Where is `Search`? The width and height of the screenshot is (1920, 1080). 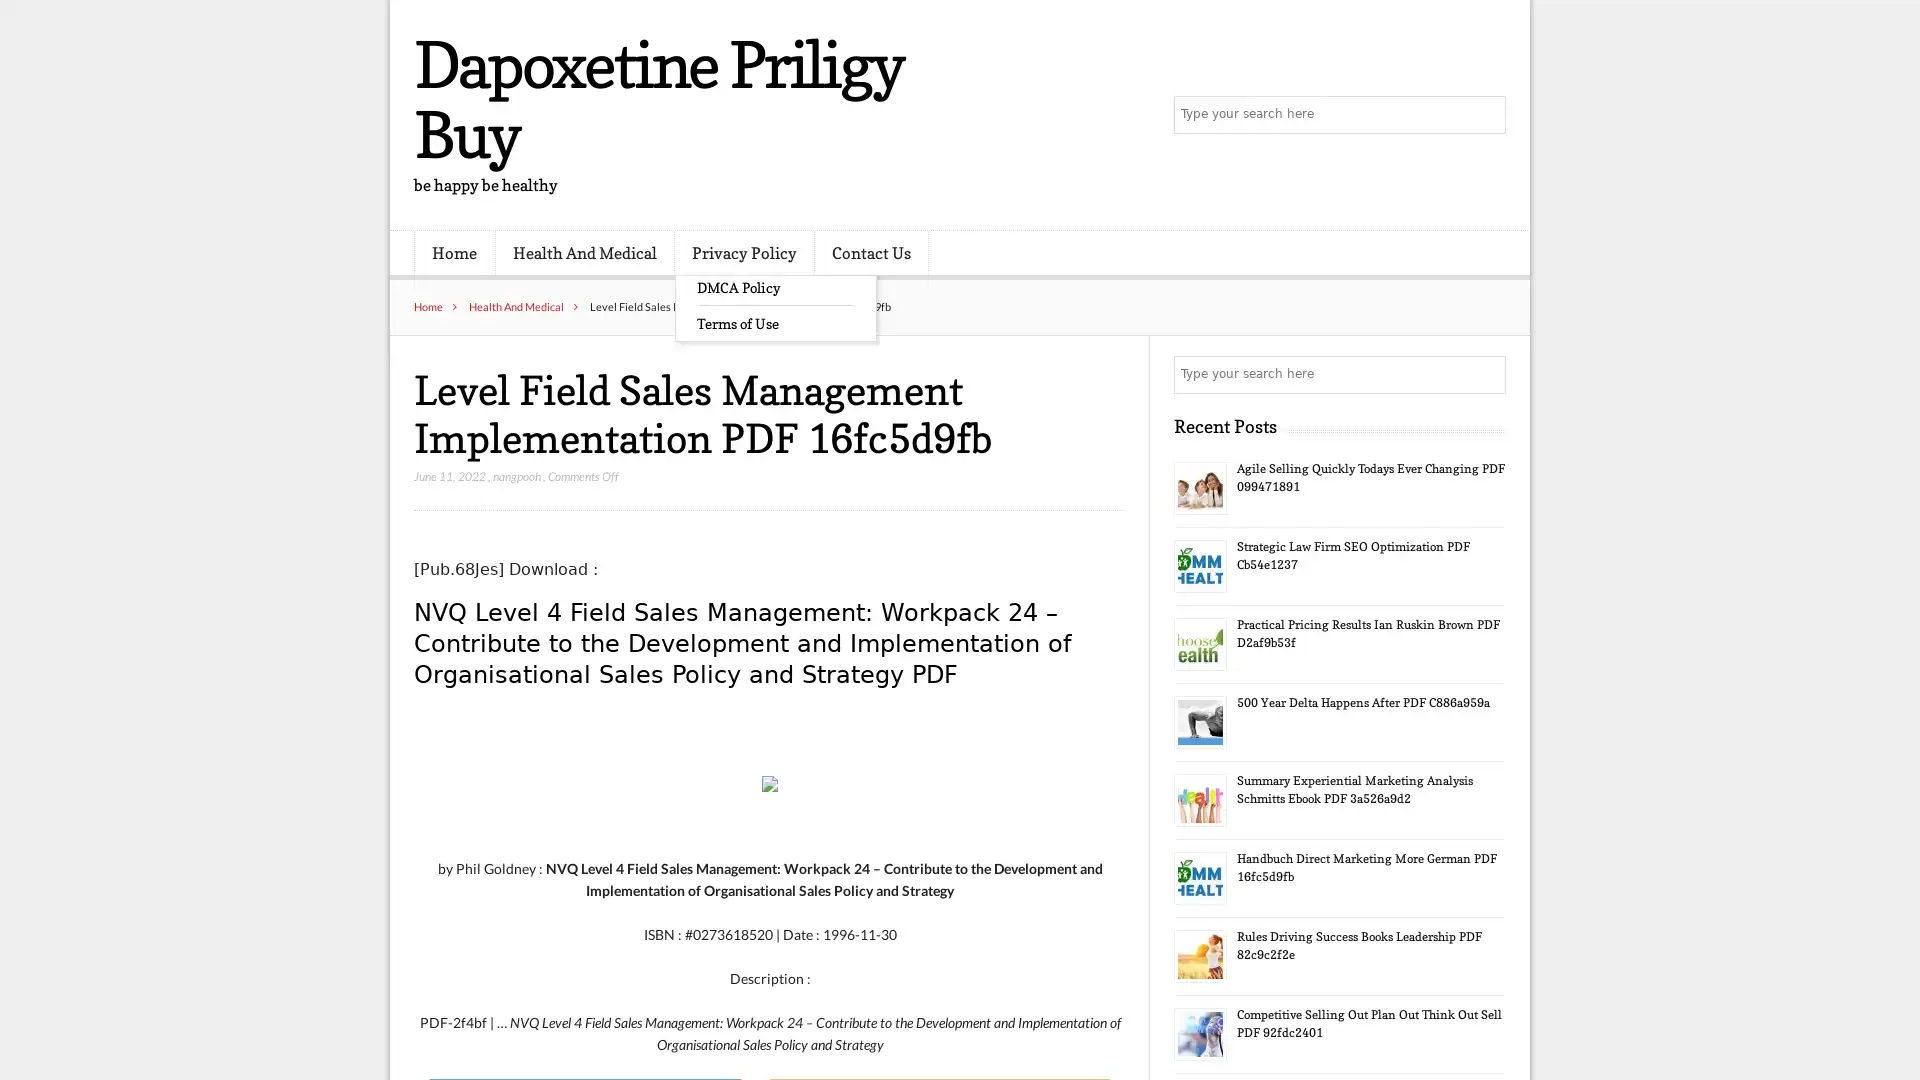
Search is located at coordinates (1485, 374).